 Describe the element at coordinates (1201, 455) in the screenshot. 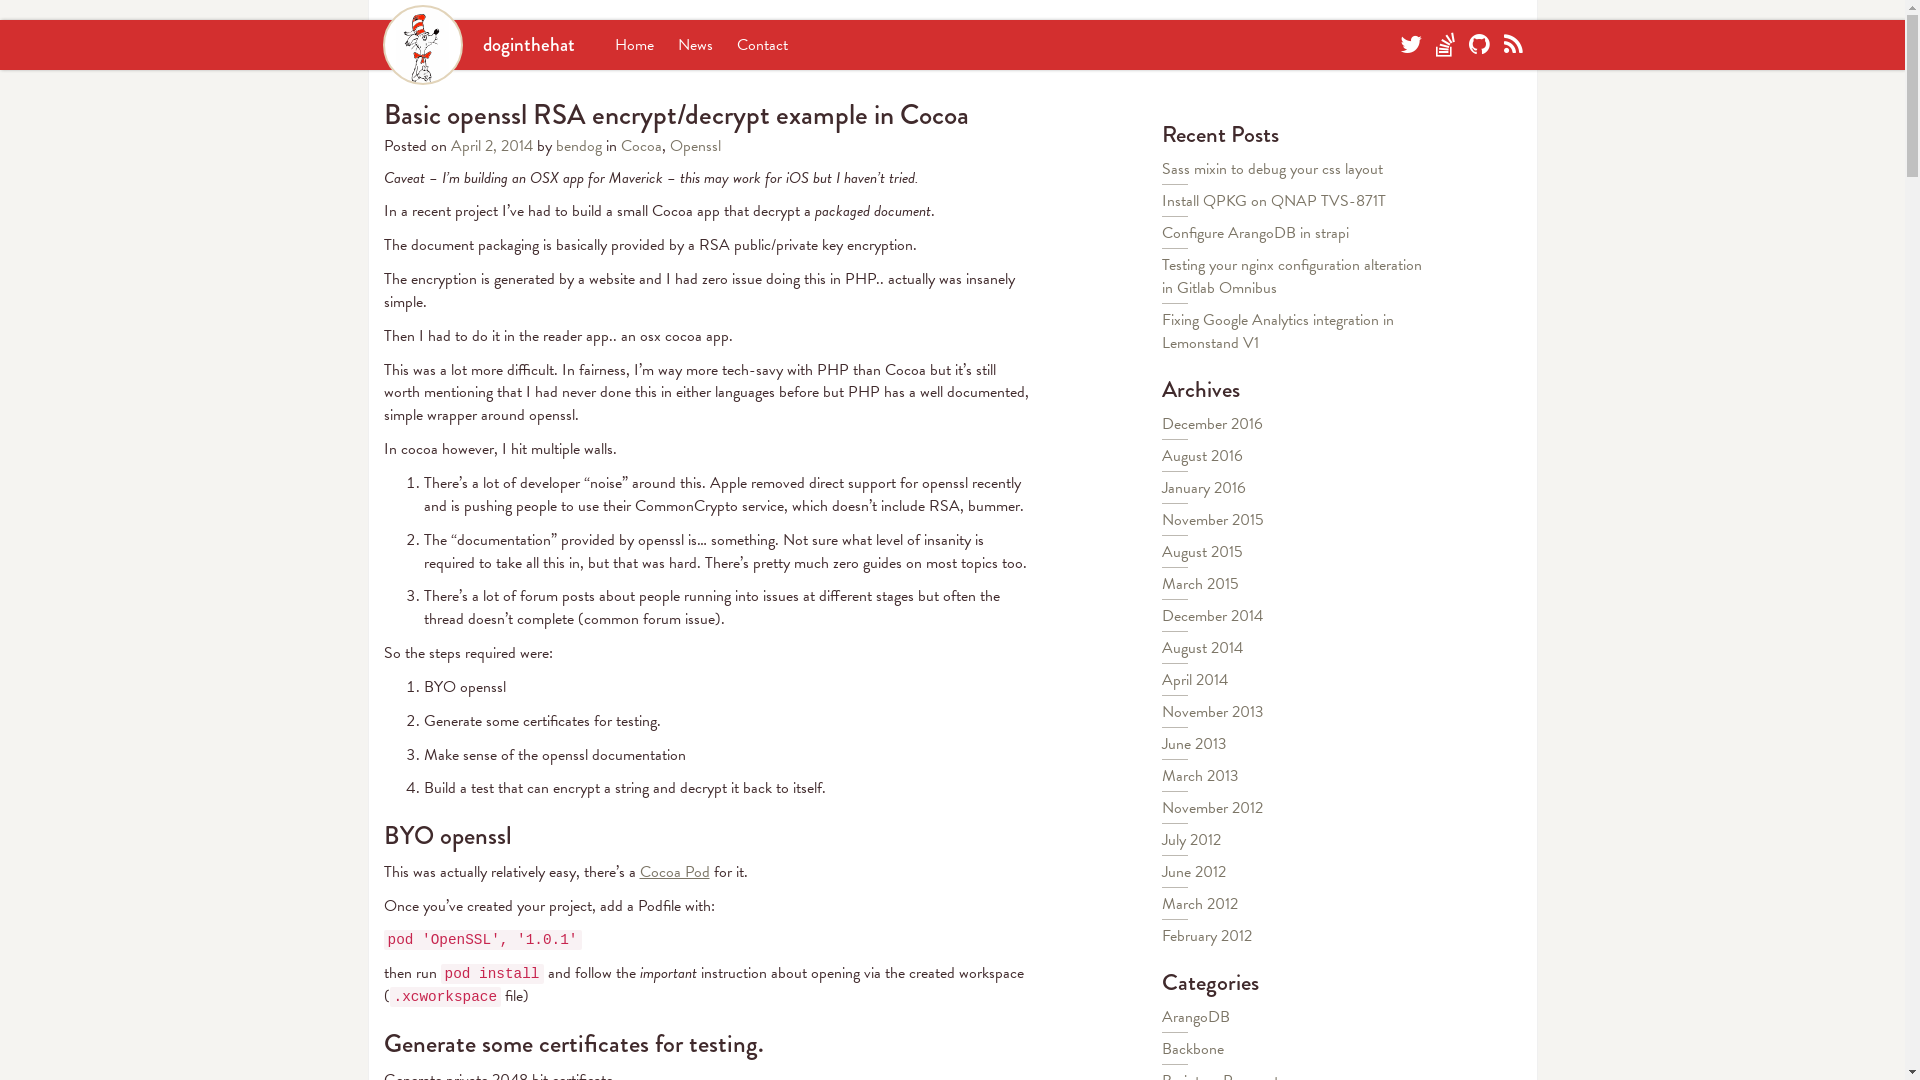

I see `'August 2016'` at that location.